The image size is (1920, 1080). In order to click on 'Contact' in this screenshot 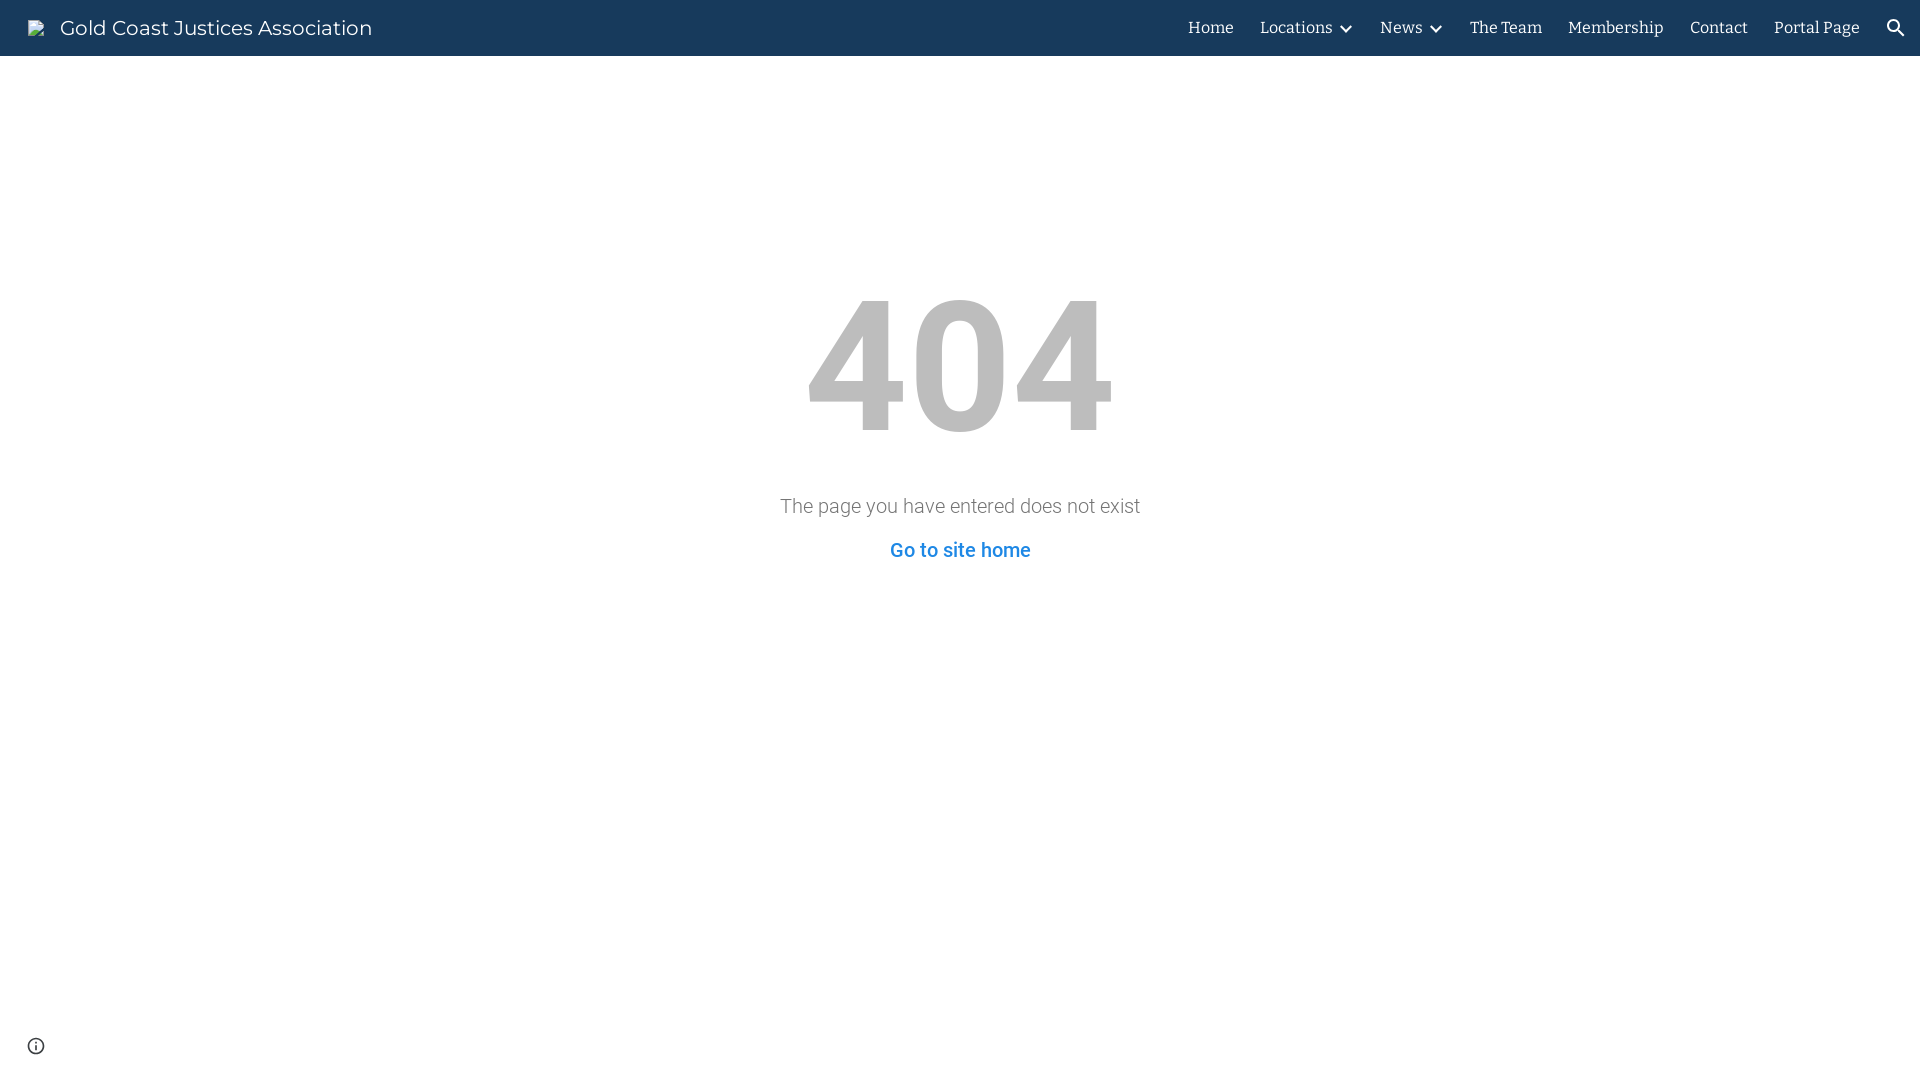, I will do `click(1717, 27)`.